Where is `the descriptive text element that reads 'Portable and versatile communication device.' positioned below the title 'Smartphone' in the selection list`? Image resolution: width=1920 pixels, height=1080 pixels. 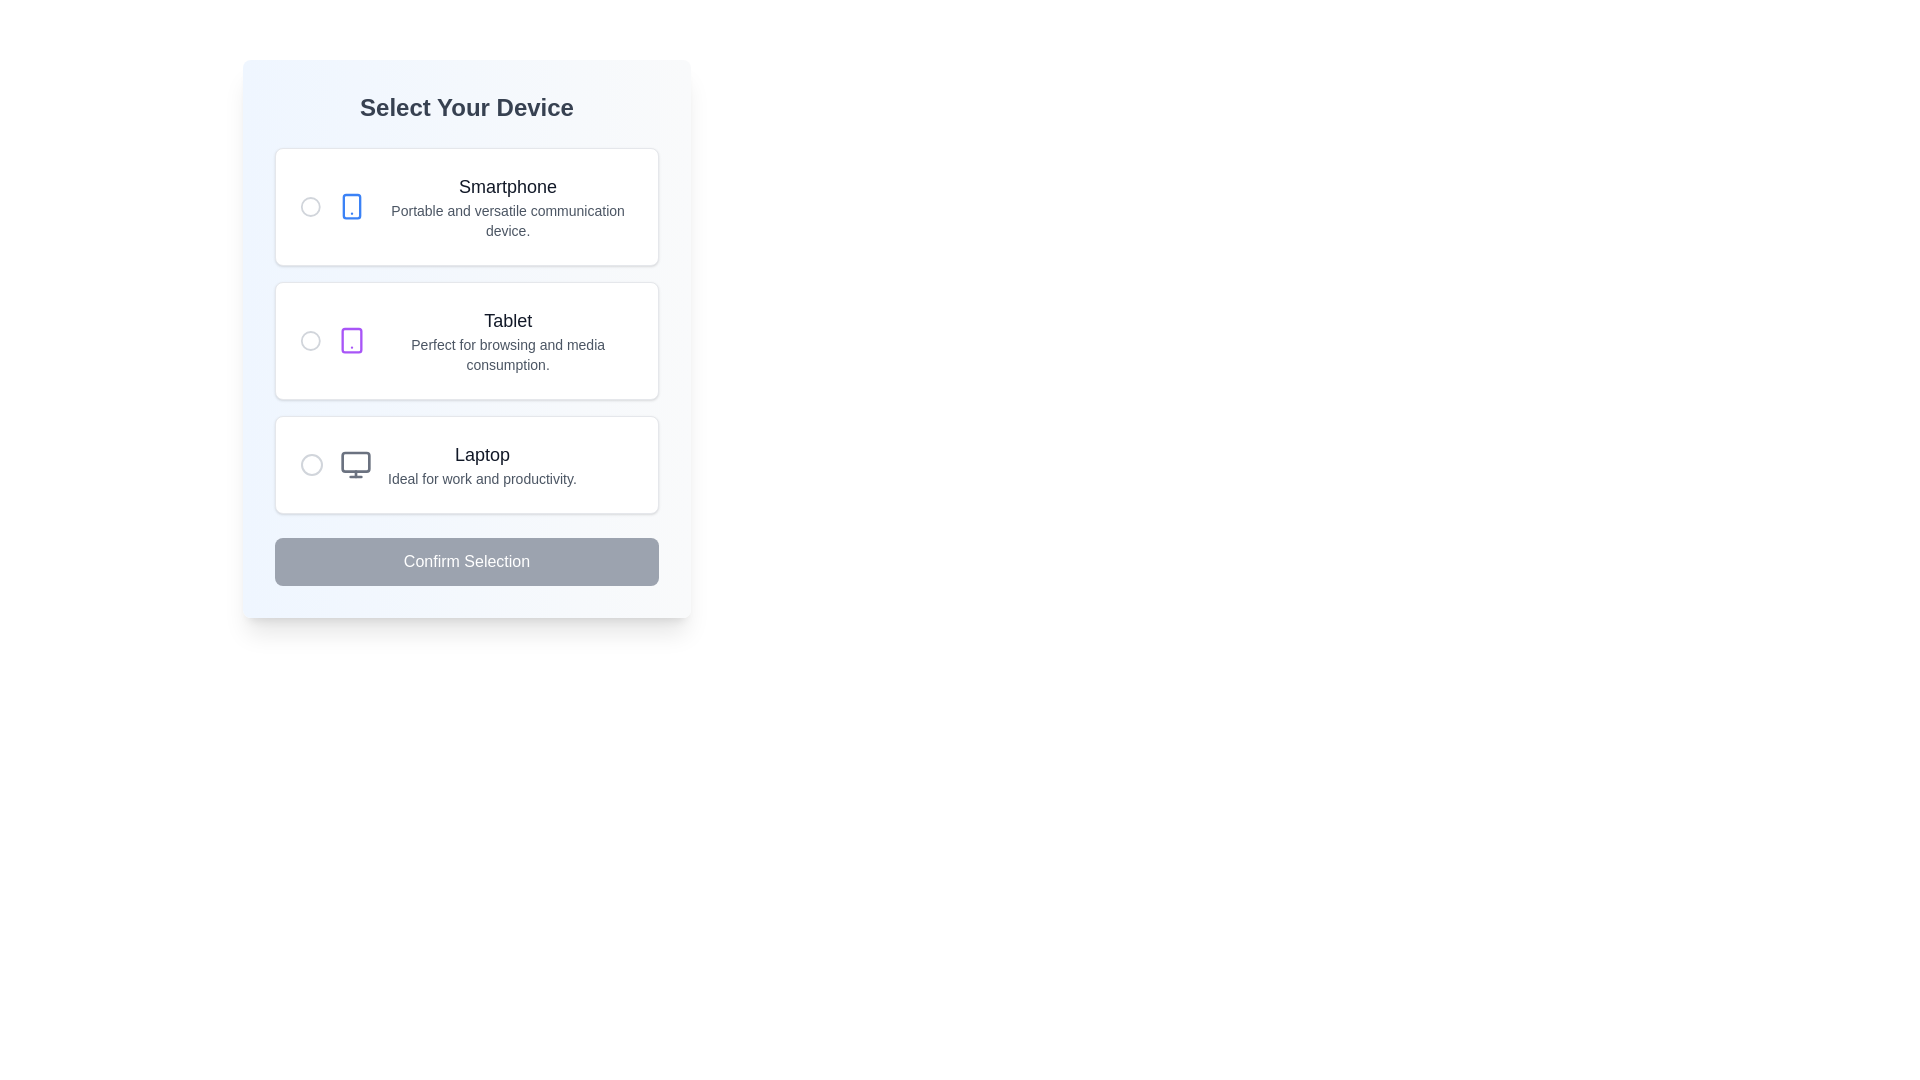
the descriptive text element that reads 'Portable and versatile communication device.' positioned below the title 'Smartphone' in the selection list is located at coordinates (508, 220).